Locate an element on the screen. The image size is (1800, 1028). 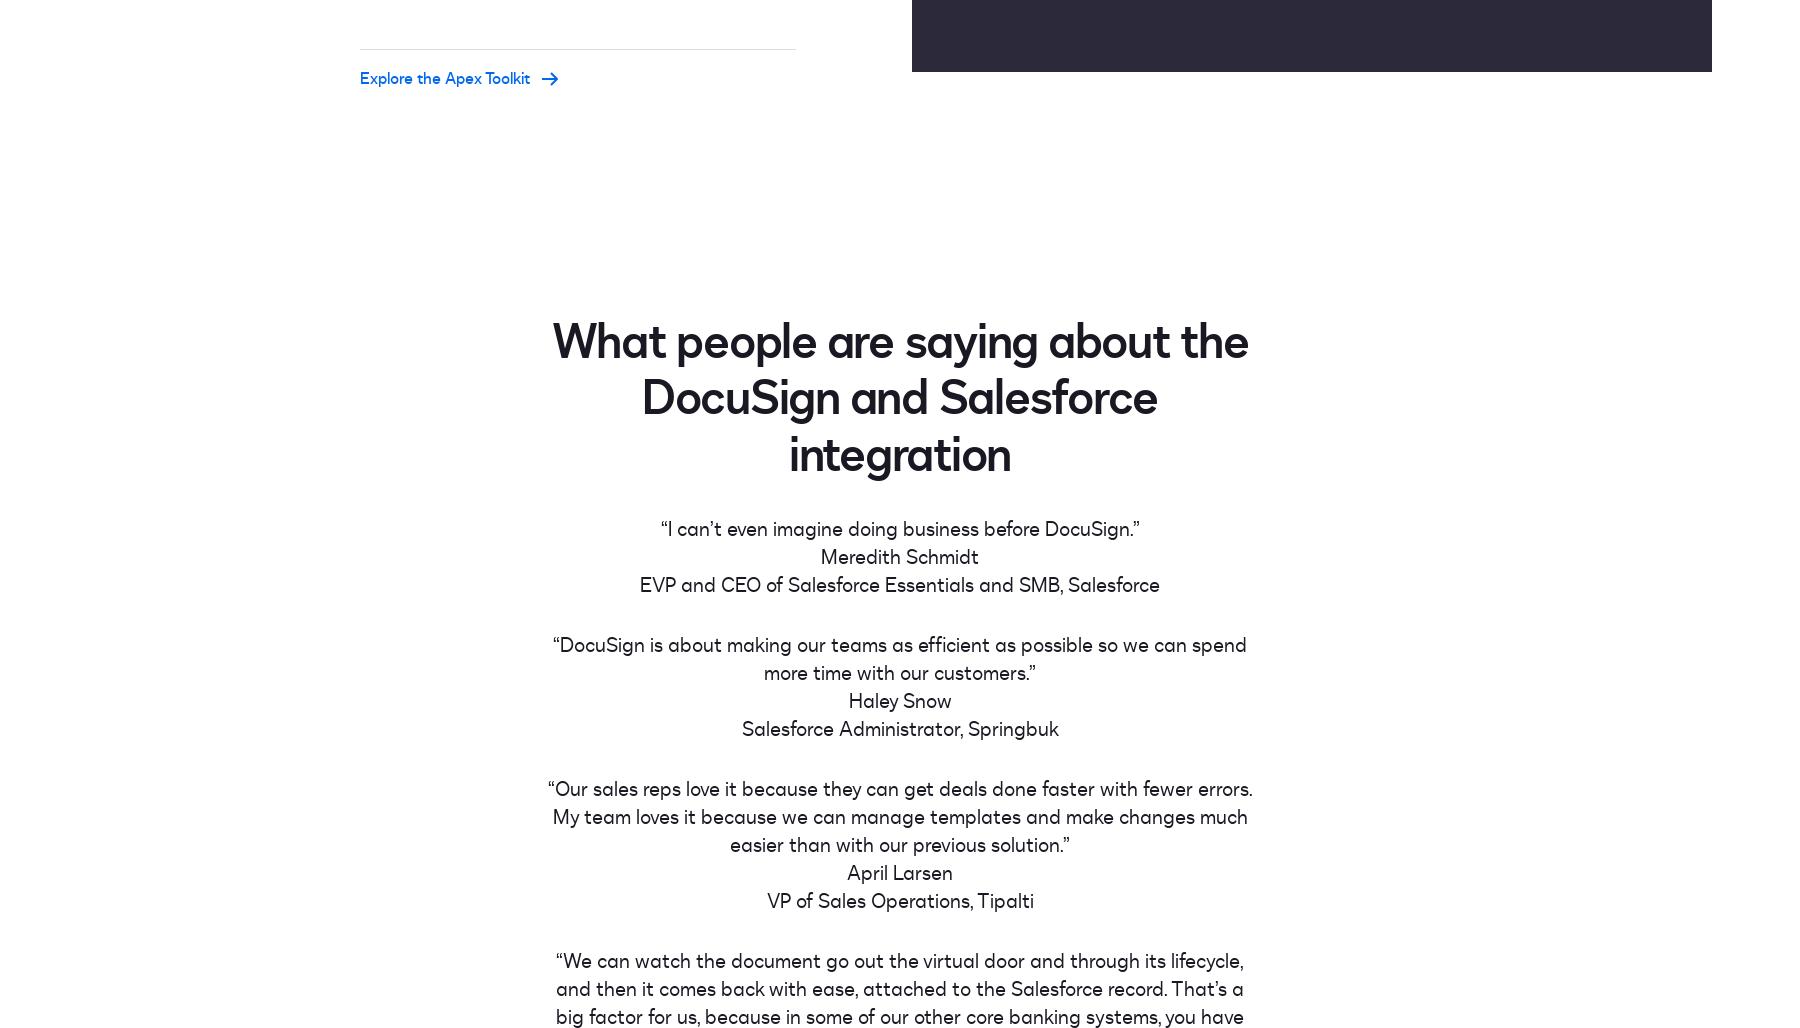
'Haley Snow' is located at coordinates (899, 700).